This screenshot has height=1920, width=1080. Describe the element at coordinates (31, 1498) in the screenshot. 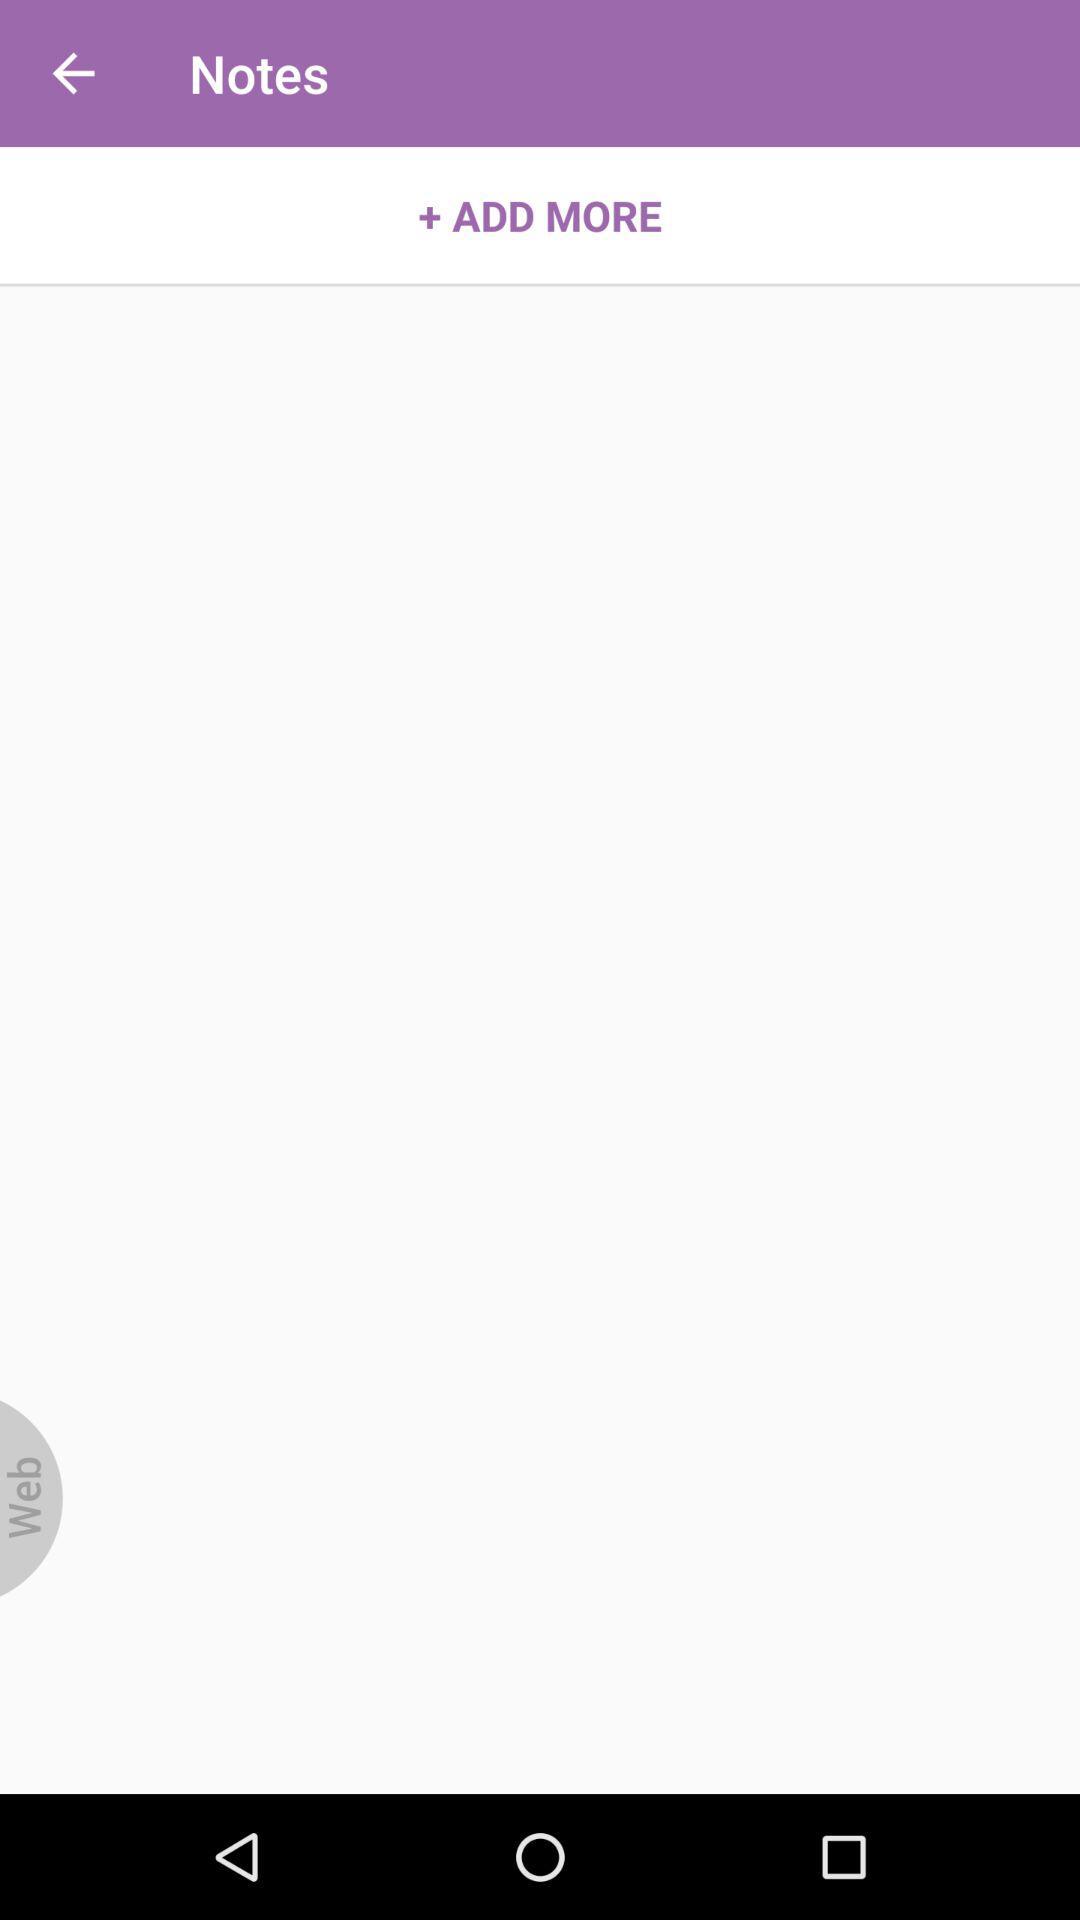

I see `visit the web` at that location.